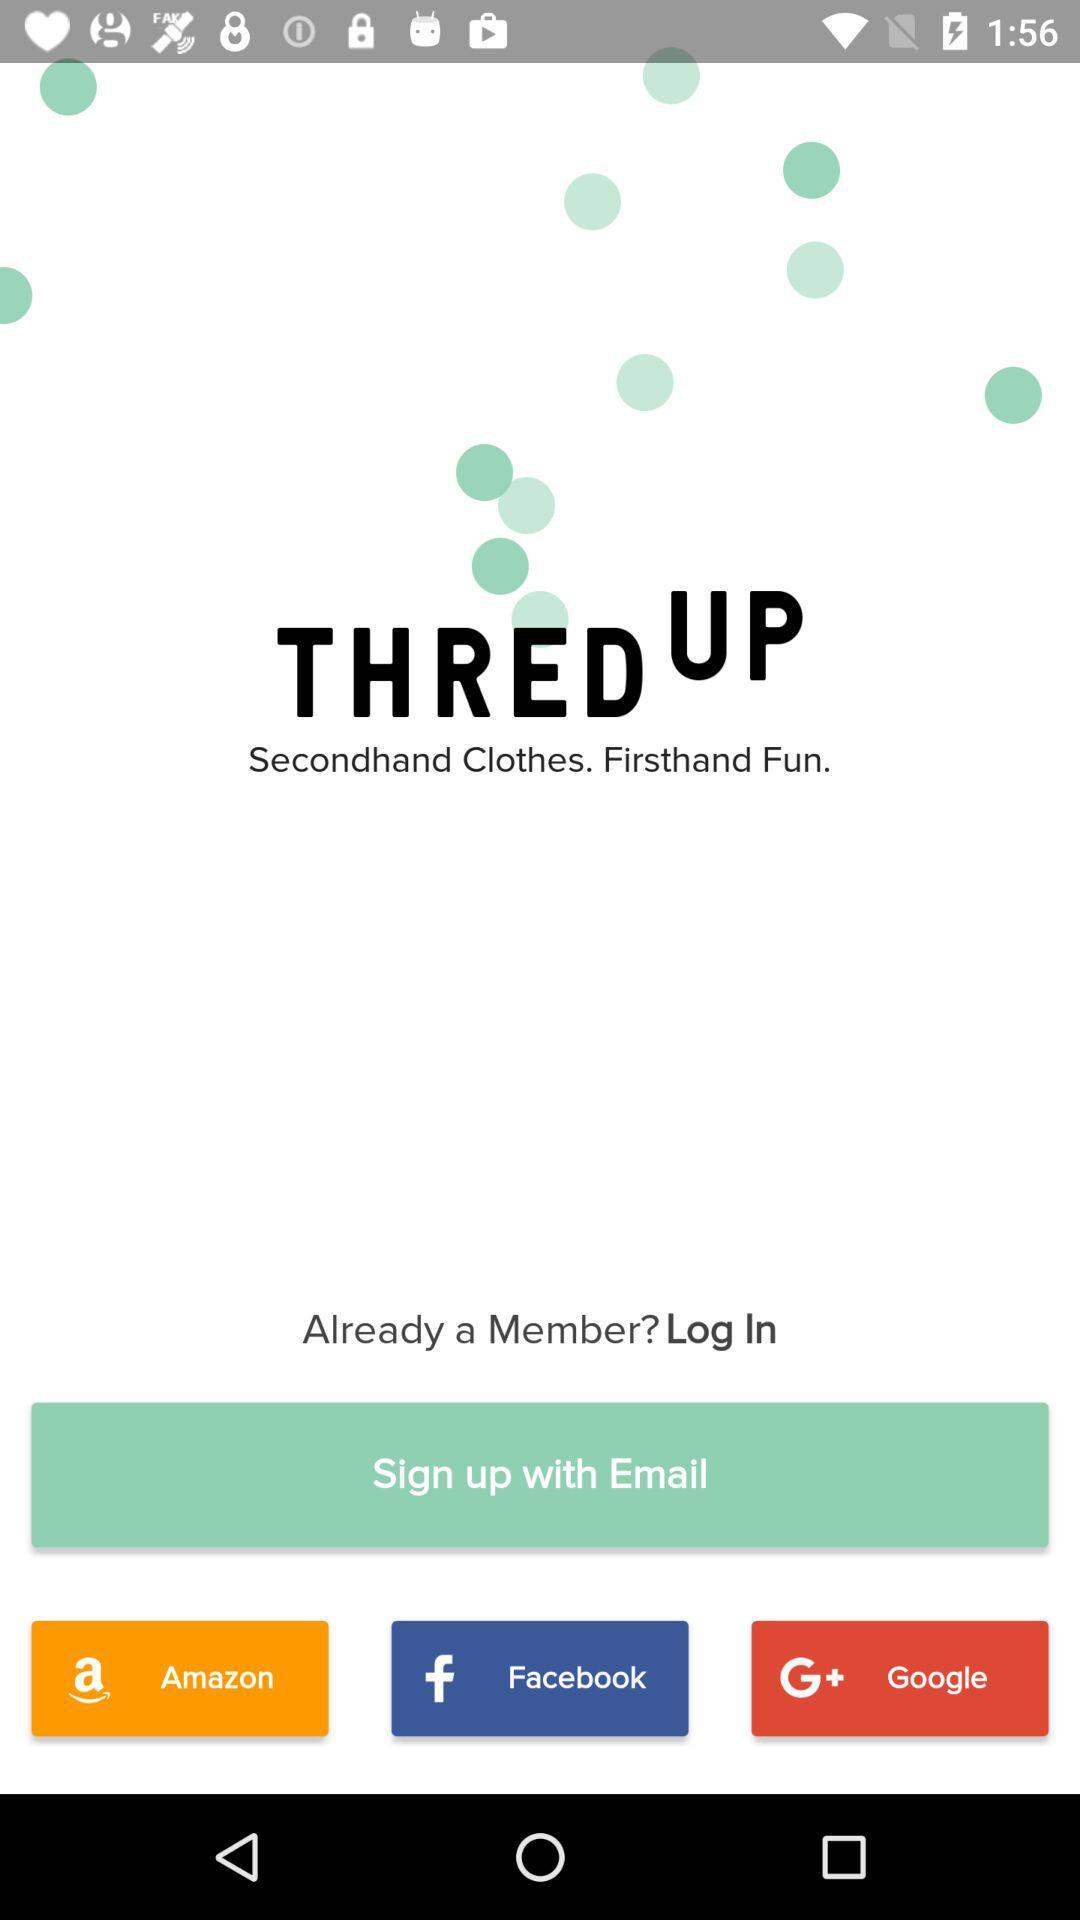 Image resolution: width=1080 pixels, height=1920 pixels. Describe the element at coordinates (540, 1678) in the screenshot. I see `icon below sign up with item` at that location.